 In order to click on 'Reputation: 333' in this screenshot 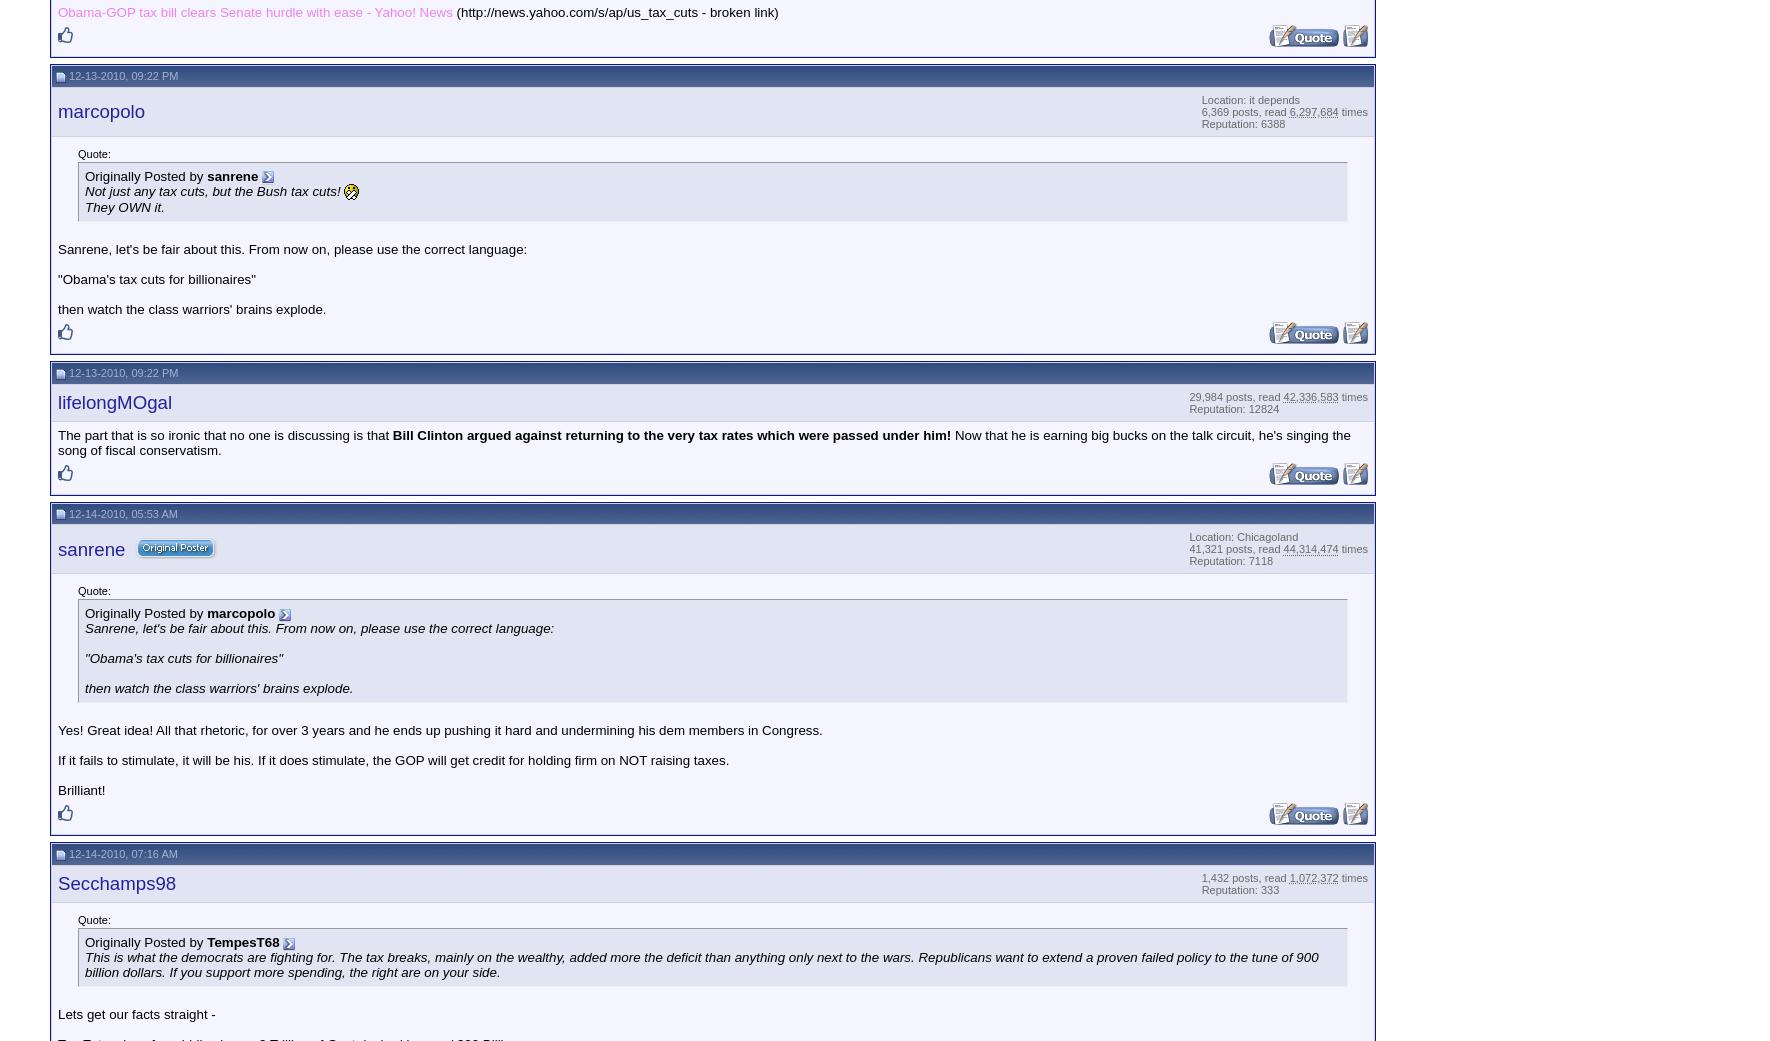, I will do `click(1239, 888)`.